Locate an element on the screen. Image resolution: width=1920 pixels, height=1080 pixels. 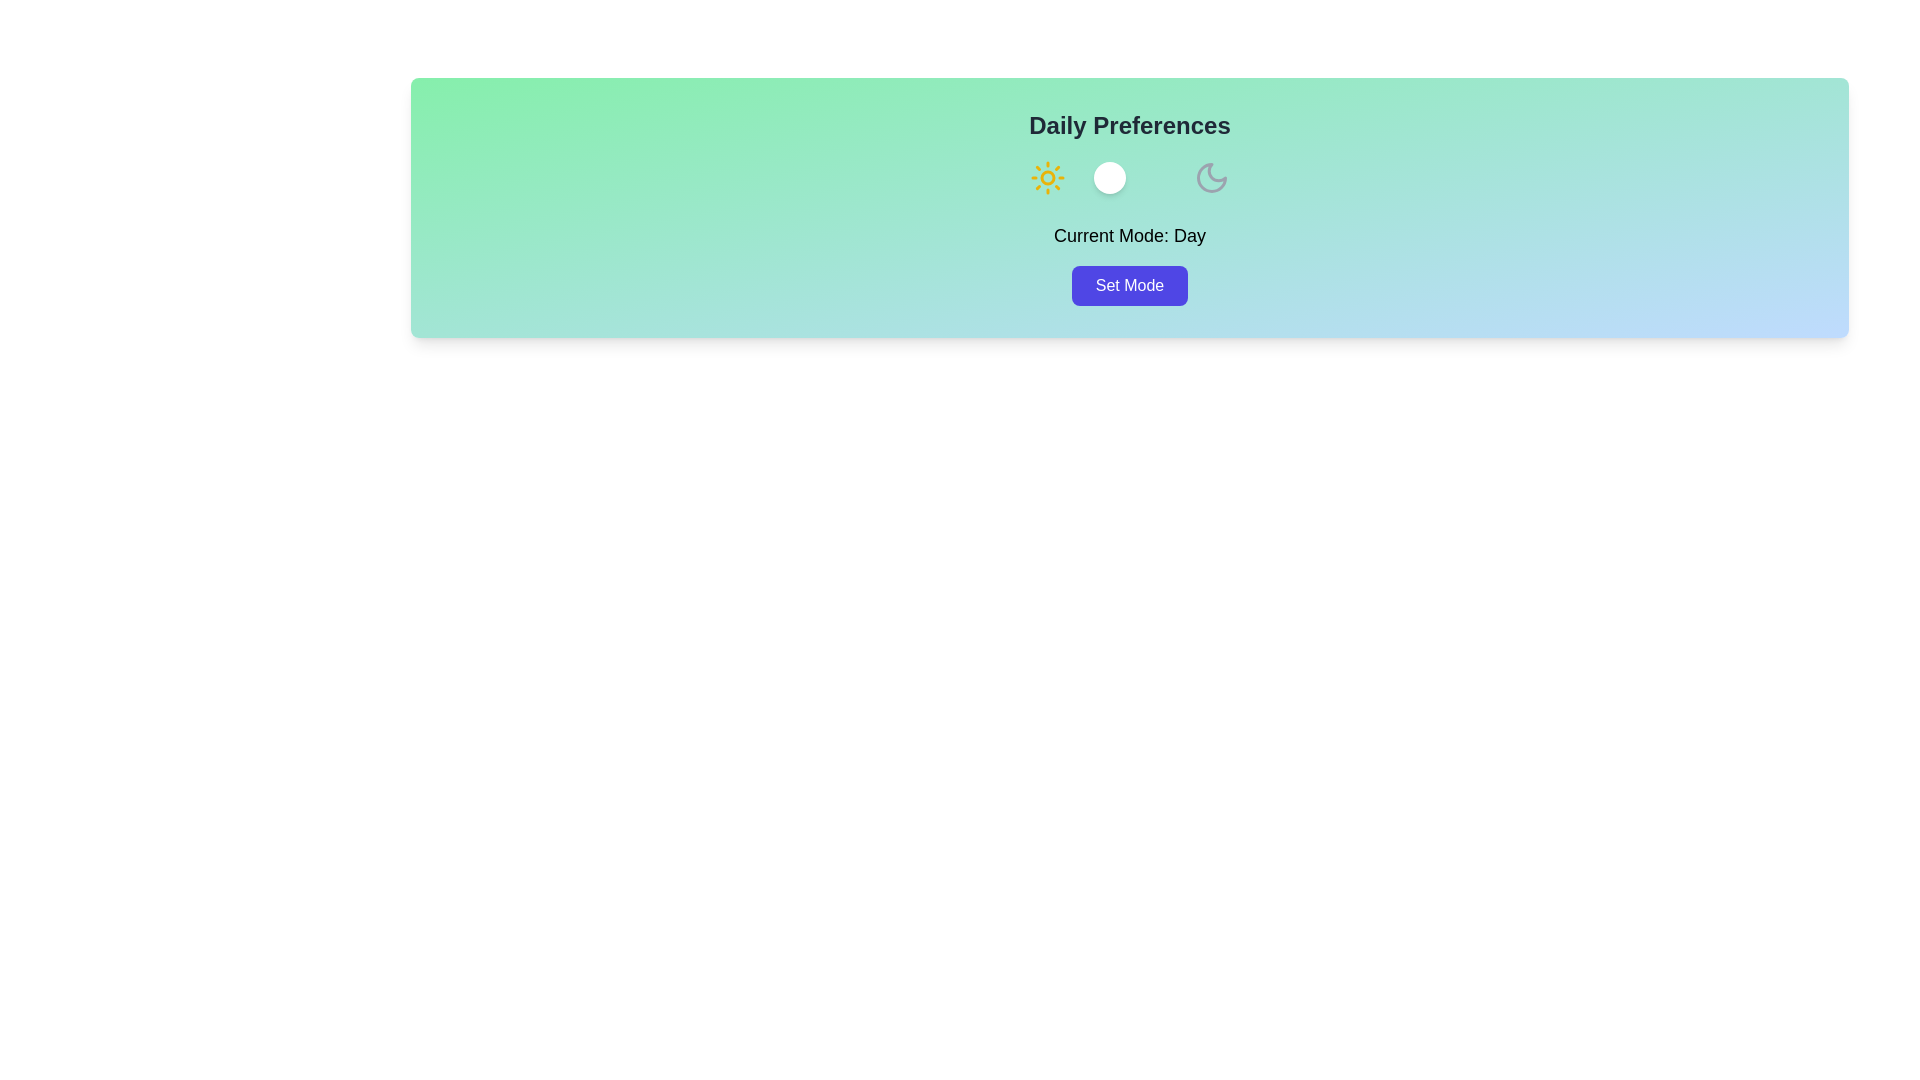
the moon icon to switch to night mode is located at coordinates (1210, 176).